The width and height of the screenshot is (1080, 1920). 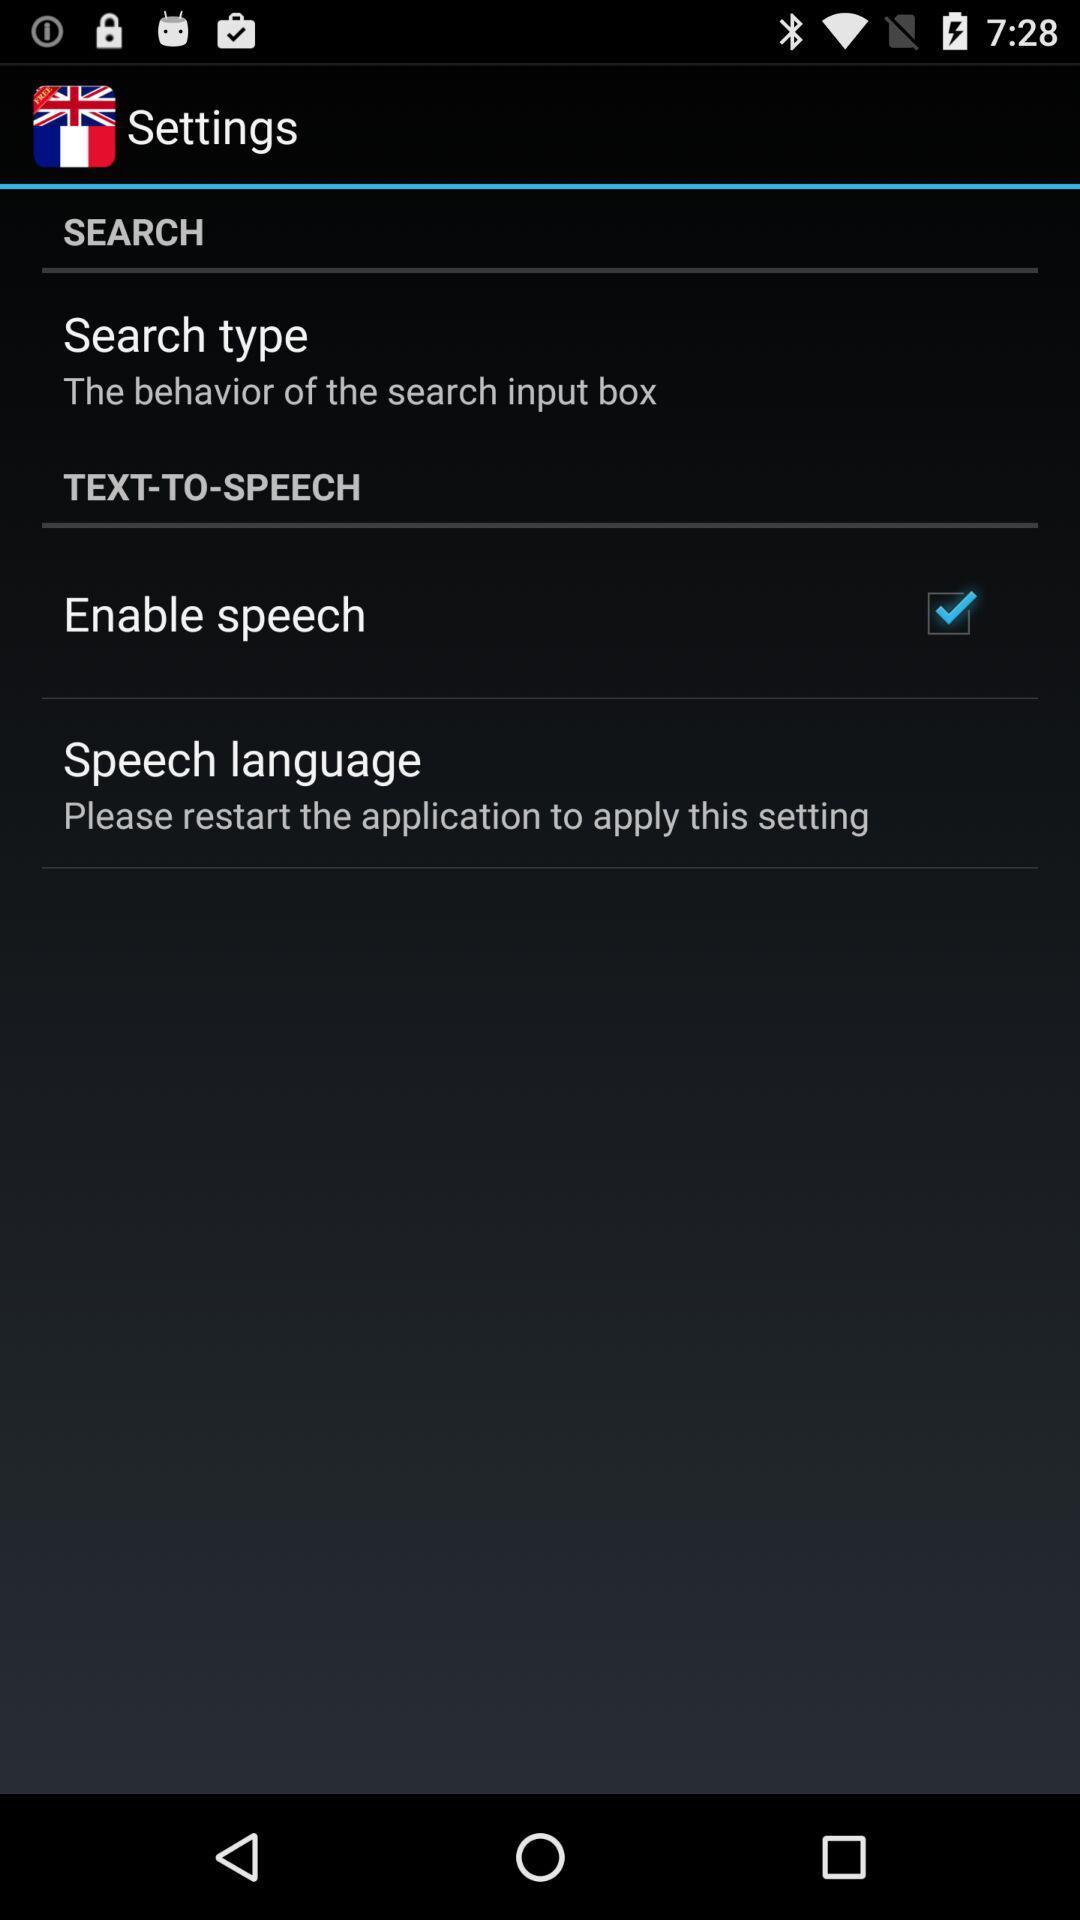 I want to click on the icon above the please restart the item, so click(x=241, y=756).